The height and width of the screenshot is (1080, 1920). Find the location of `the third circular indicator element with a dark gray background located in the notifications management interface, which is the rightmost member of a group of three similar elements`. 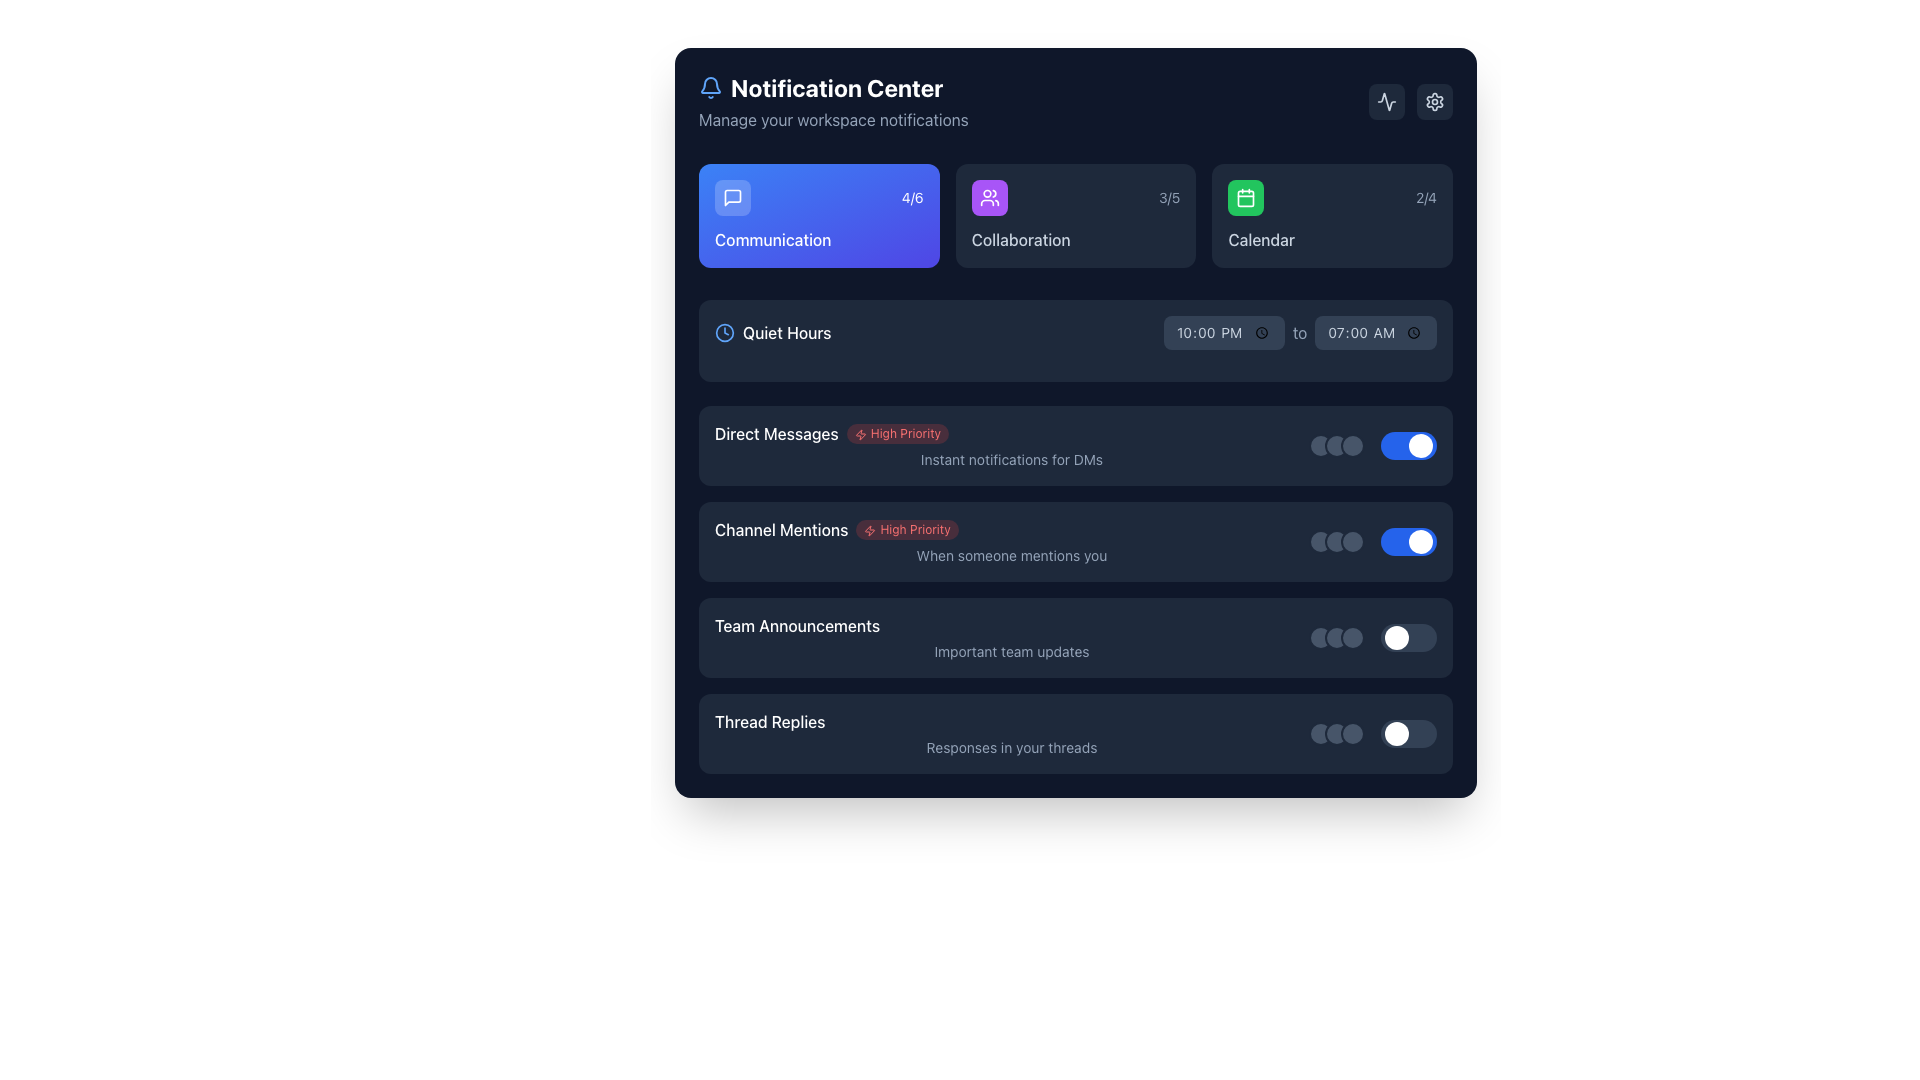

the third circular indicator element with a dark gray background located in the notifications management interface, which is the rightmost member of a group of three similar elements is located at coordinates (1353, 445).